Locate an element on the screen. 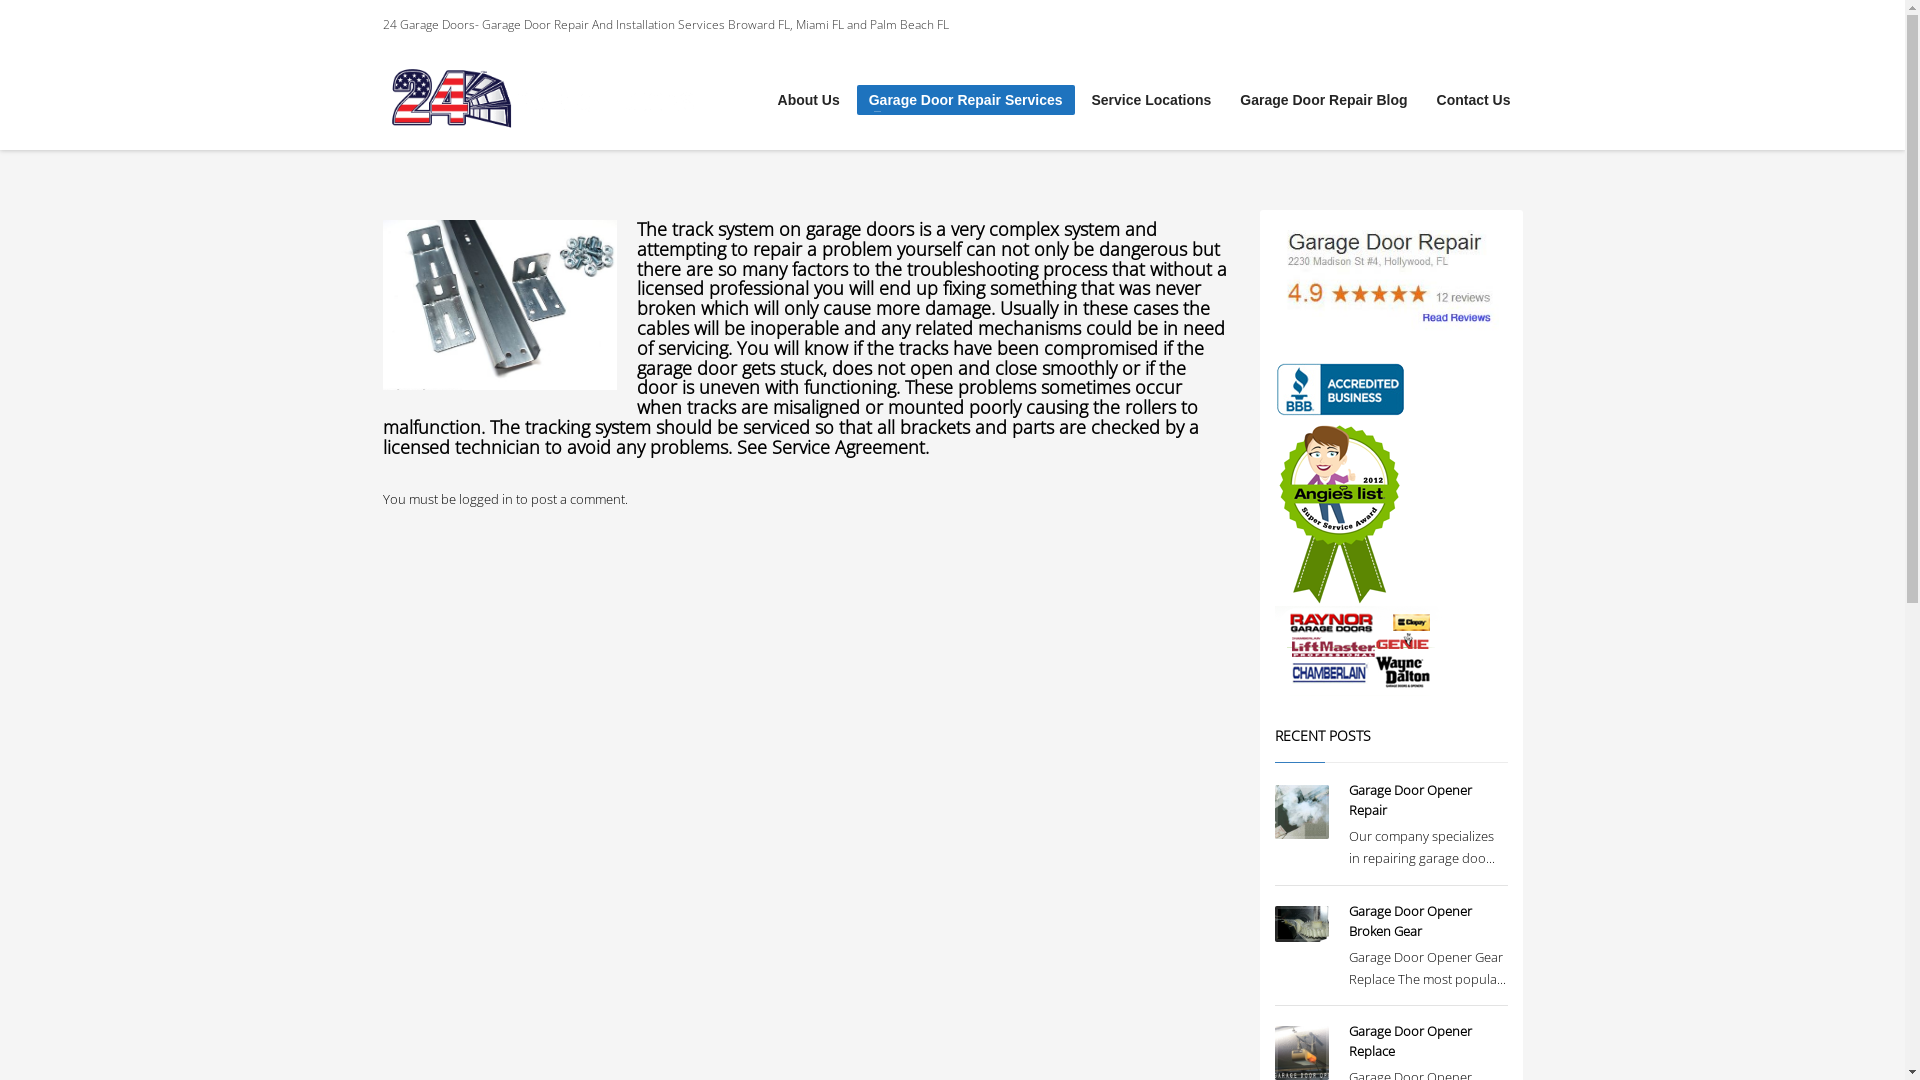 Image resolution: width=1920 pixels, height=1080 pixels. 'Garage Door Opener Broken Gear' is located at coordinates (1348, 921).